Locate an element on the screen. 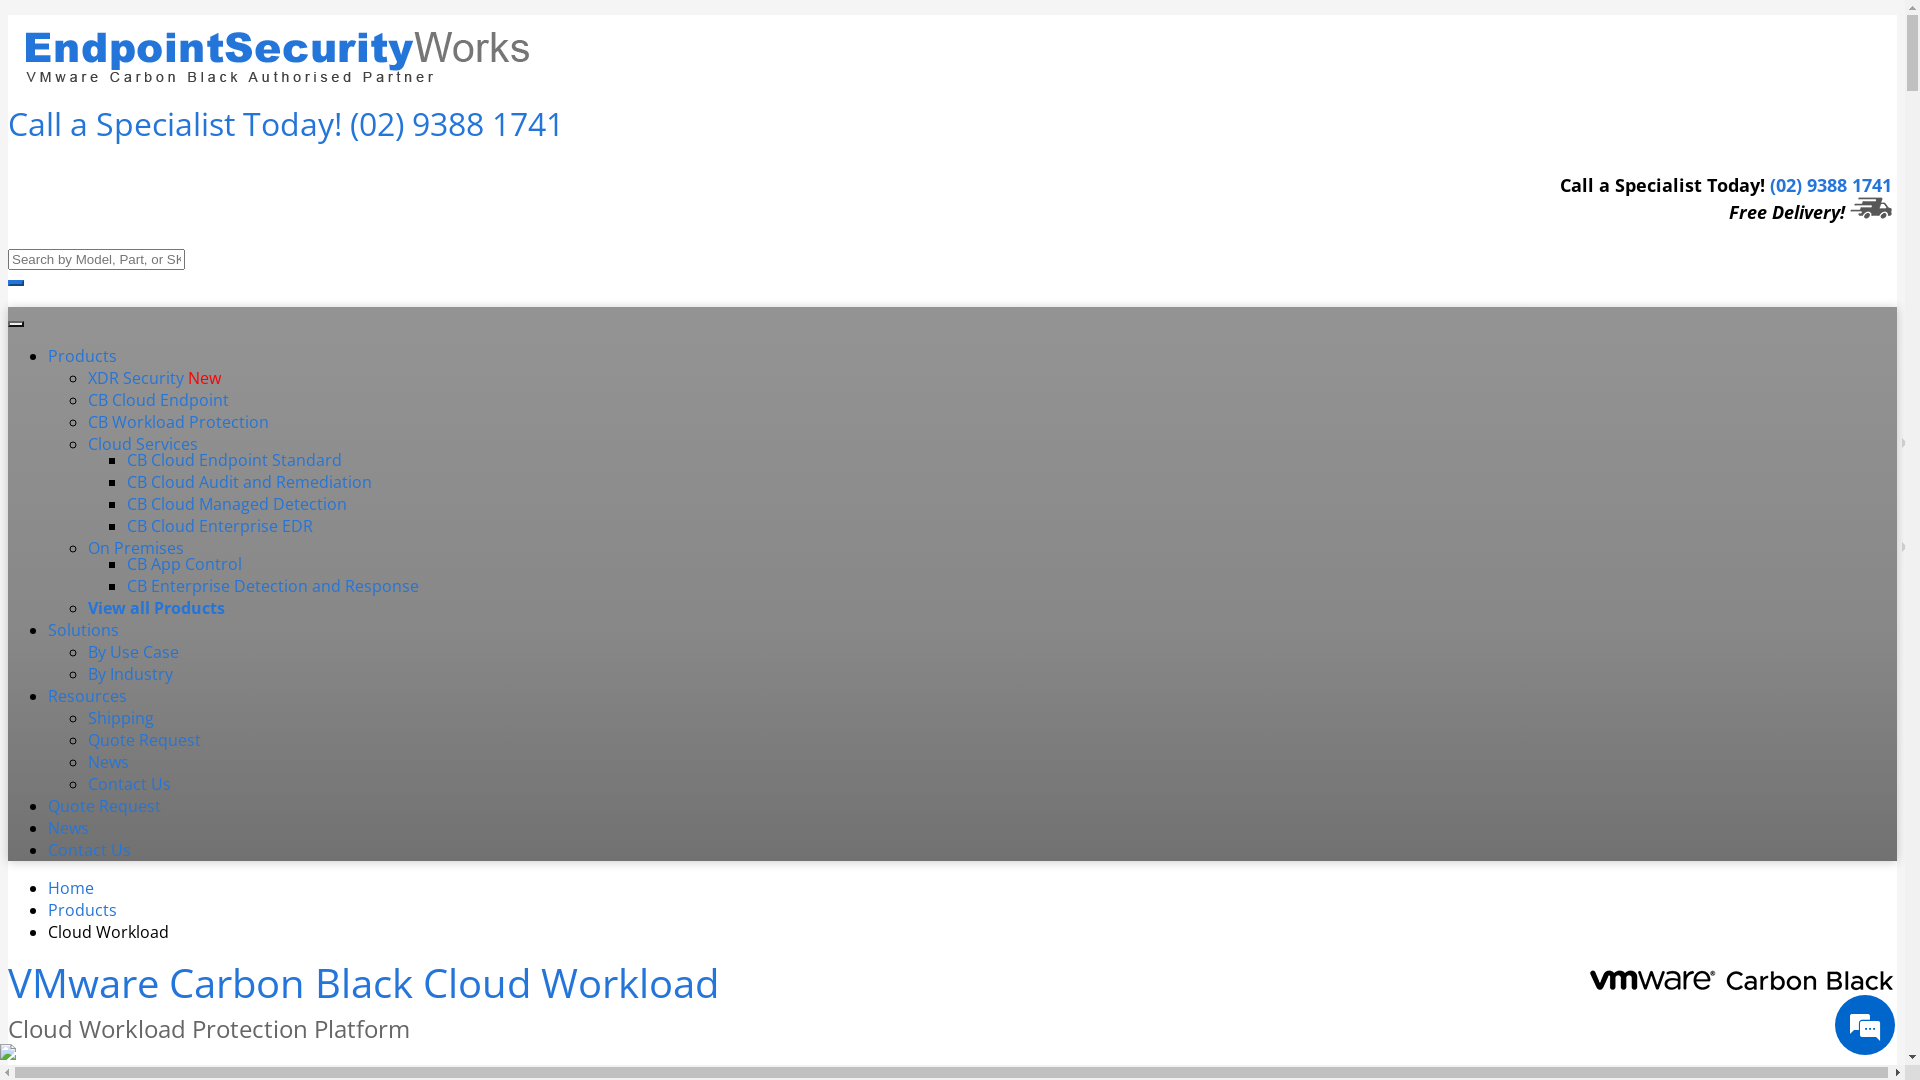  'XDR Security New' is located at coordinates (86, 378).